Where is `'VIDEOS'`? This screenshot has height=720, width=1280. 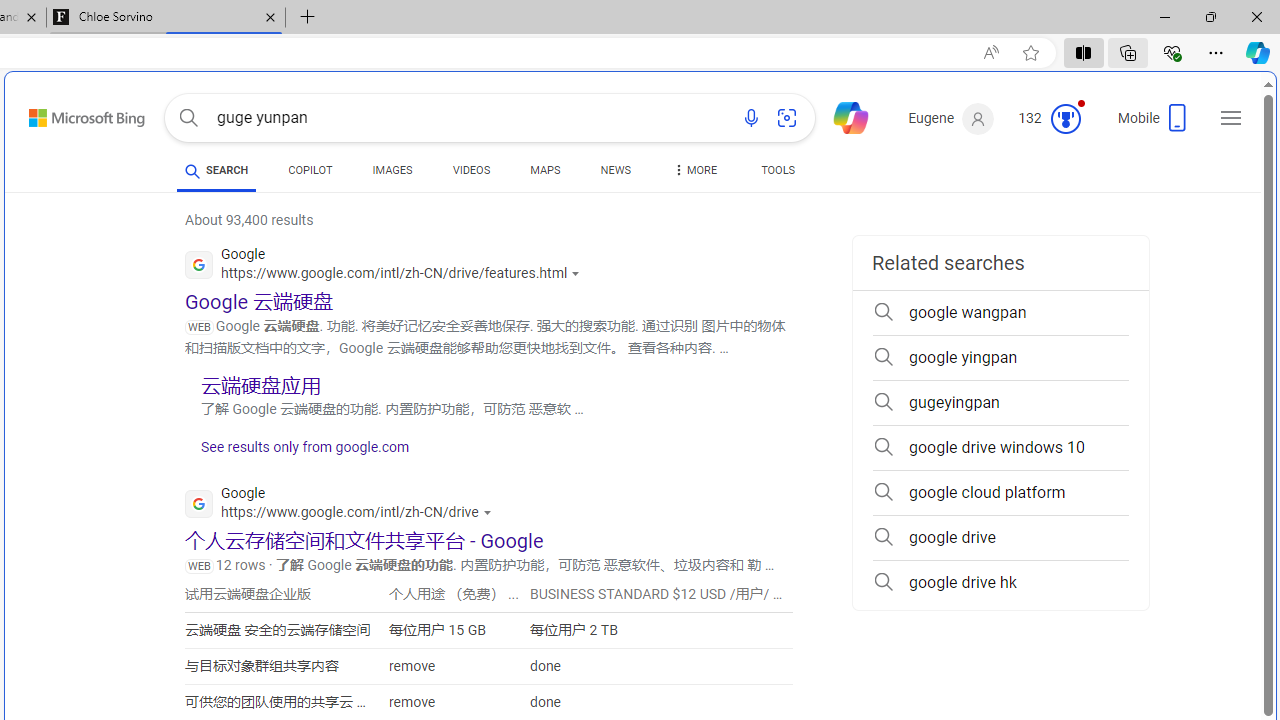
'VIDEOS' is located at coordinates (470, 170).